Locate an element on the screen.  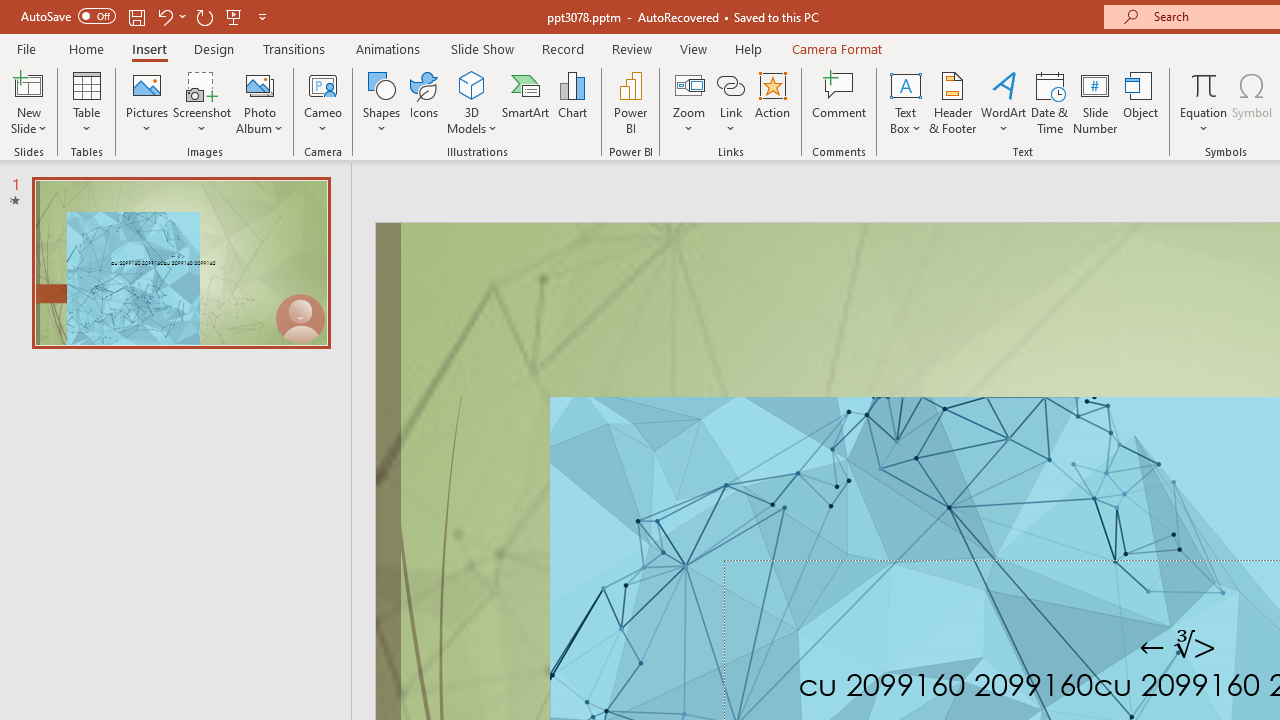
'Date & Time...' is located at coordinates (1049, 103).